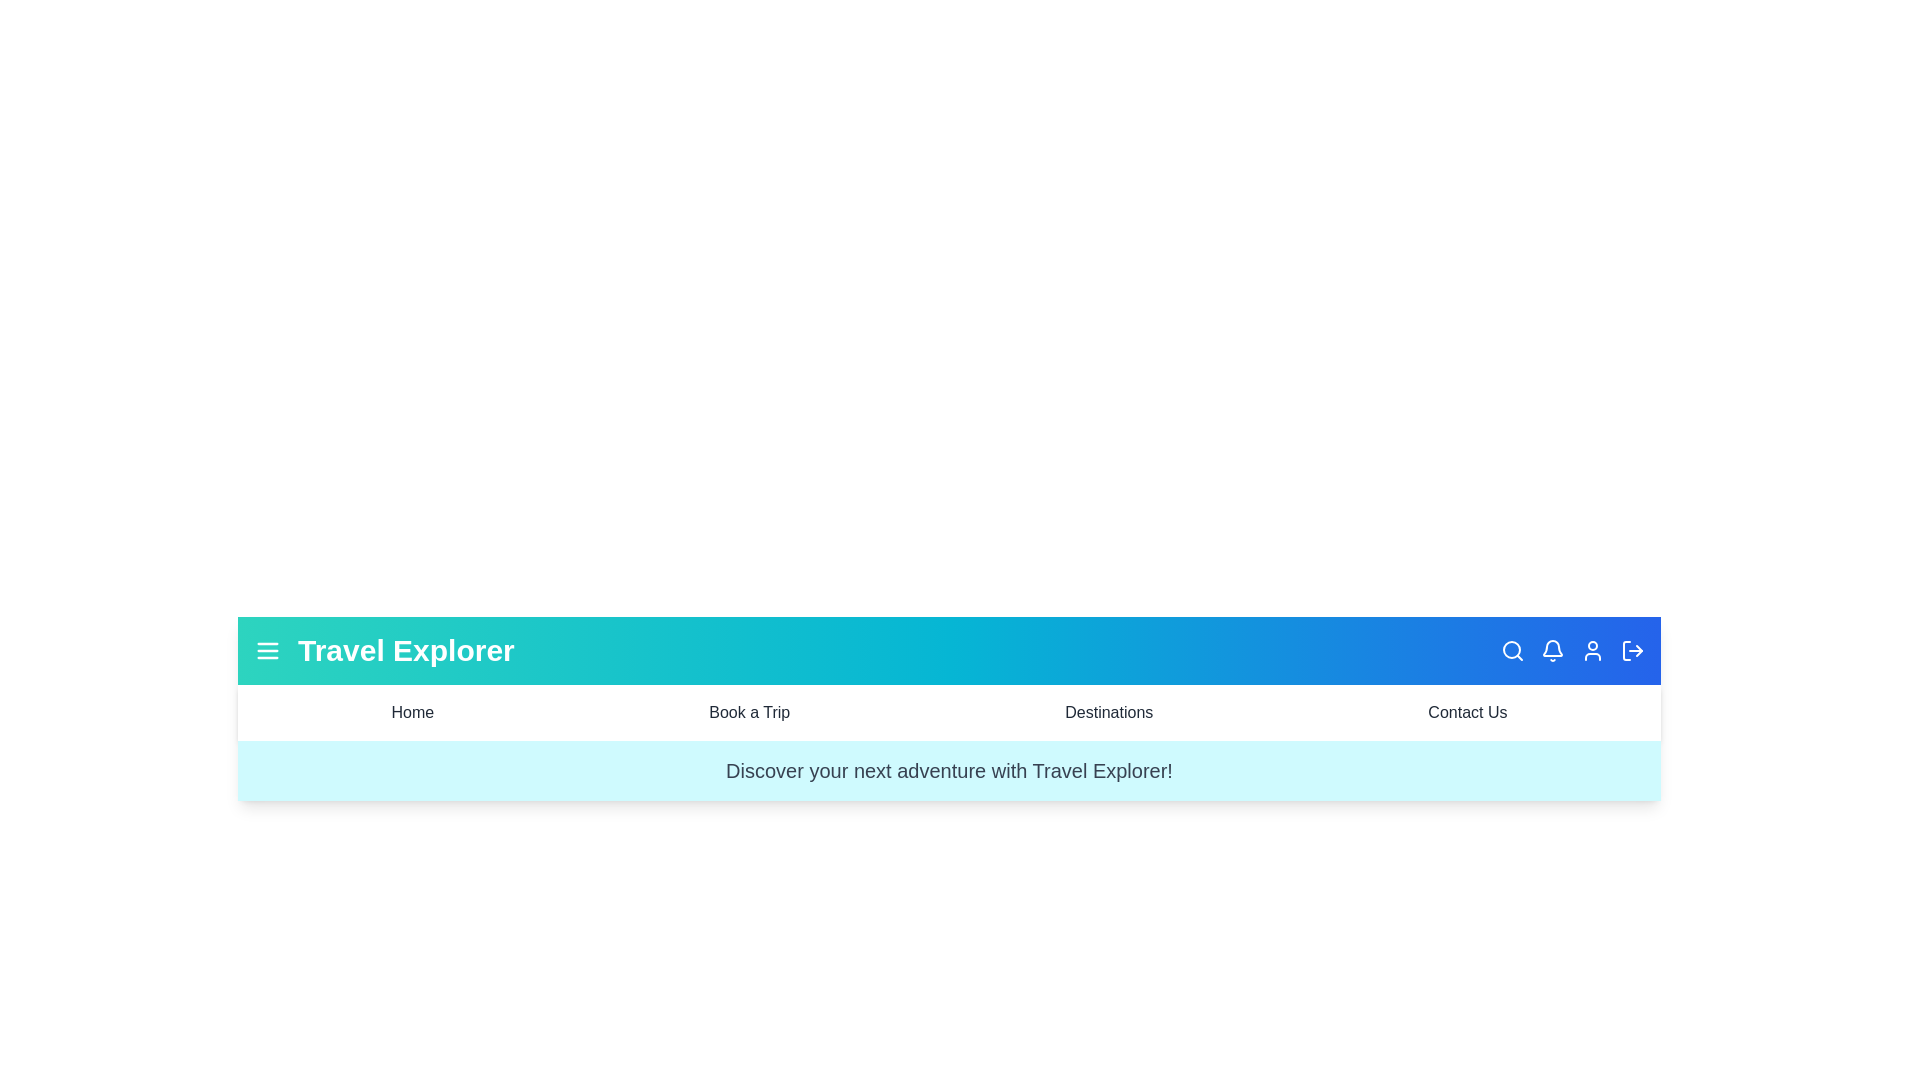 The image size is (1920, 1080). I want to click on the user profile icon to open the user menu, so click(1592, 651).